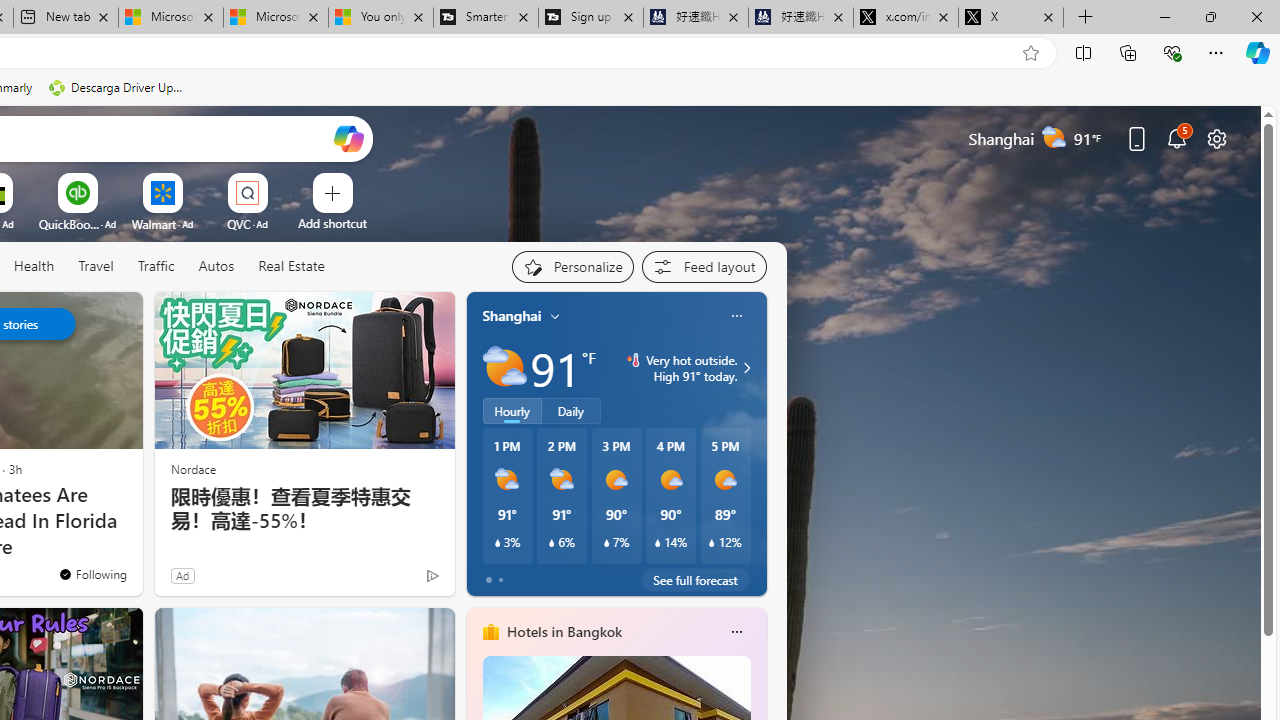  Describe the element at coordinates (695, 579) in the screenshot. I see `'See full forecast'` at that location.